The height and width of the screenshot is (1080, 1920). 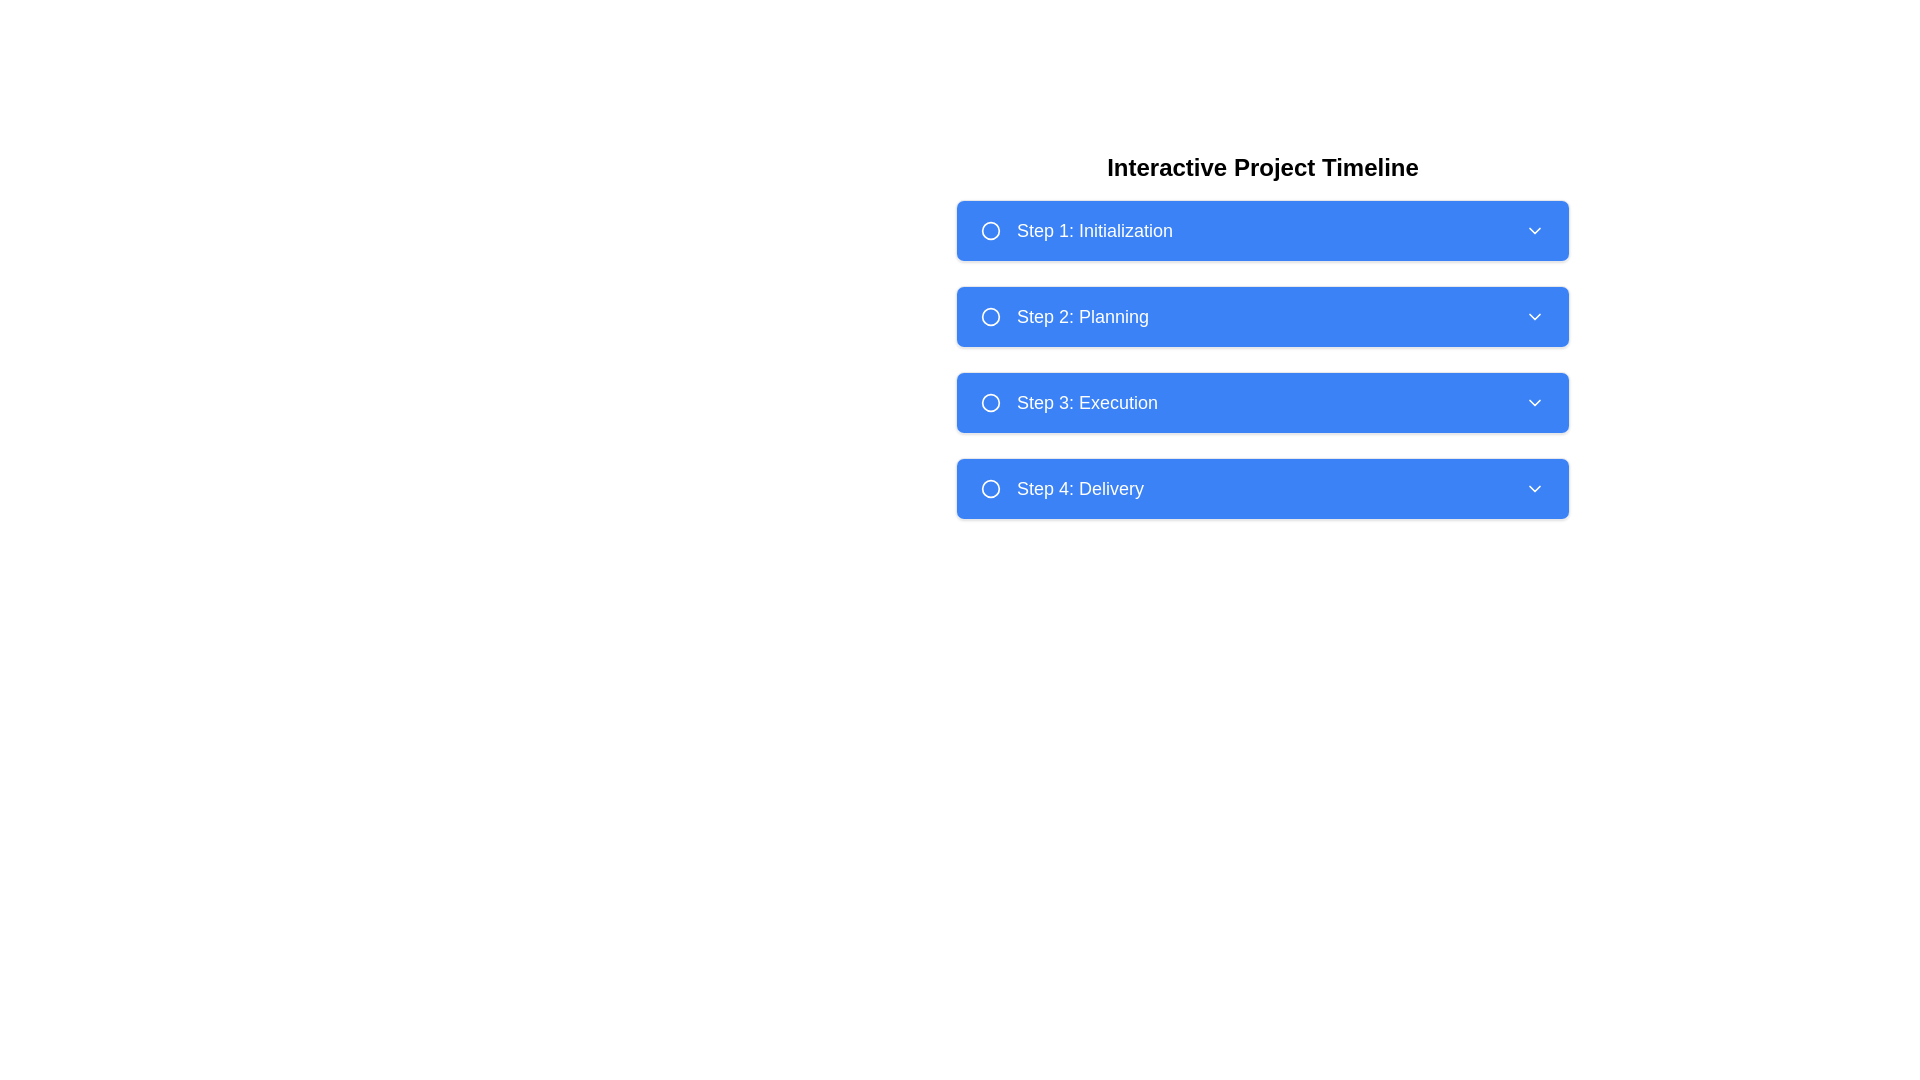 What do you see at coordinates (1261, 230) in the screenshot?
I see `the 'Step 1: Initialization' button for keyboard navigation` at bounding box center [1261, 230].